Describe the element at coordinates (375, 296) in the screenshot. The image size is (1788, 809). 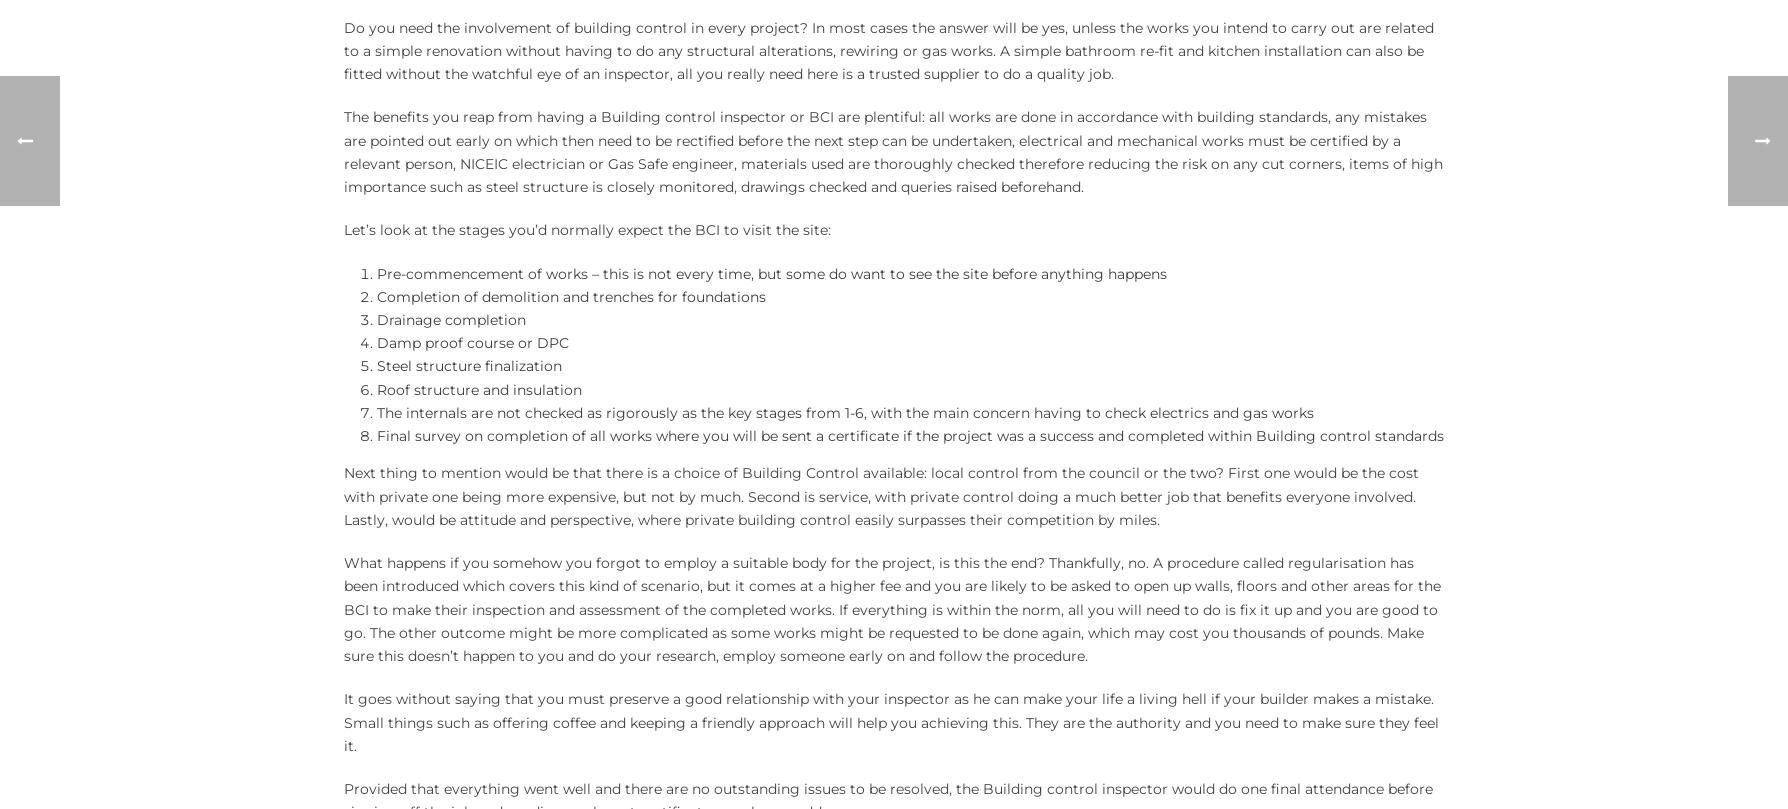
I see `'Completion of demolition and
trenches for foundations'` at that location.